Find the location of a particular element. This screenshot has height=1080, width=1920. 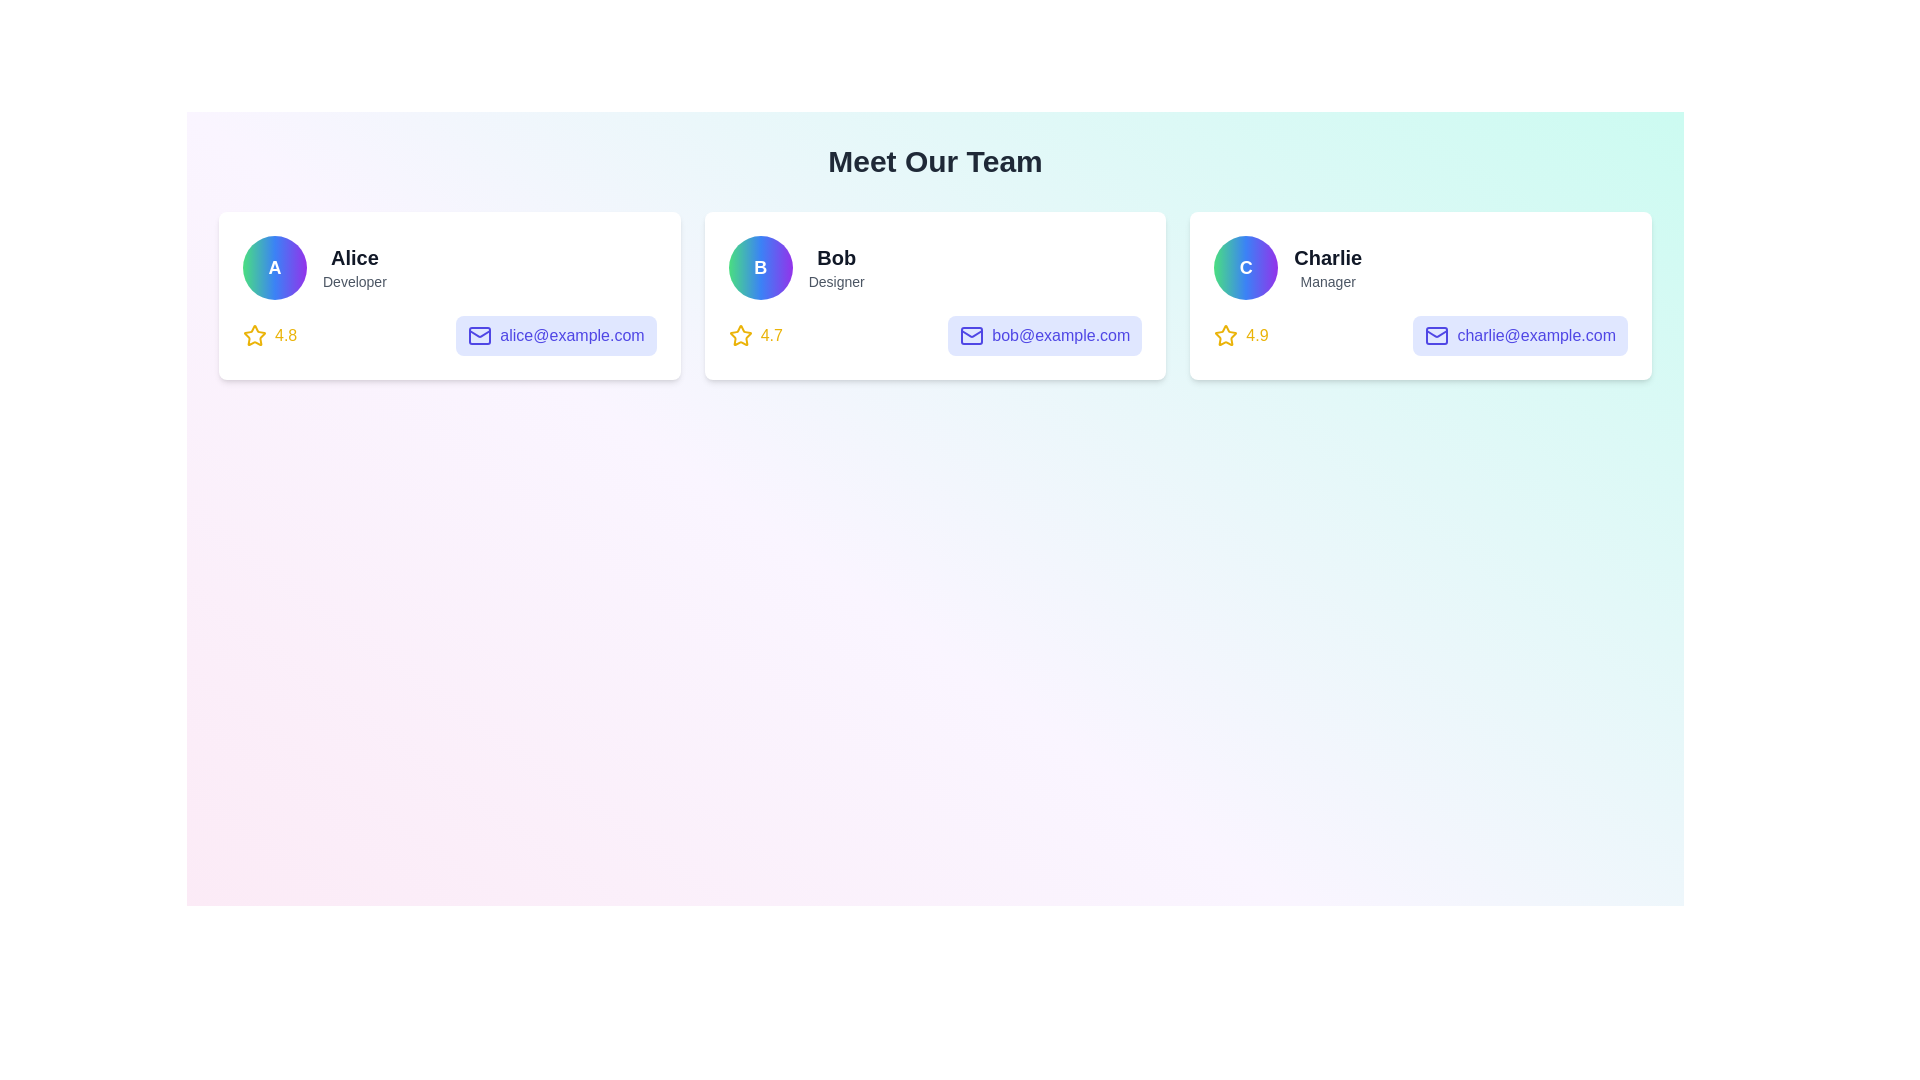

the Text Label indicating the role or position associated with the person featured in the rightmost card, located beneath the 'Charlie' text is located at coordinates (1328, 281).